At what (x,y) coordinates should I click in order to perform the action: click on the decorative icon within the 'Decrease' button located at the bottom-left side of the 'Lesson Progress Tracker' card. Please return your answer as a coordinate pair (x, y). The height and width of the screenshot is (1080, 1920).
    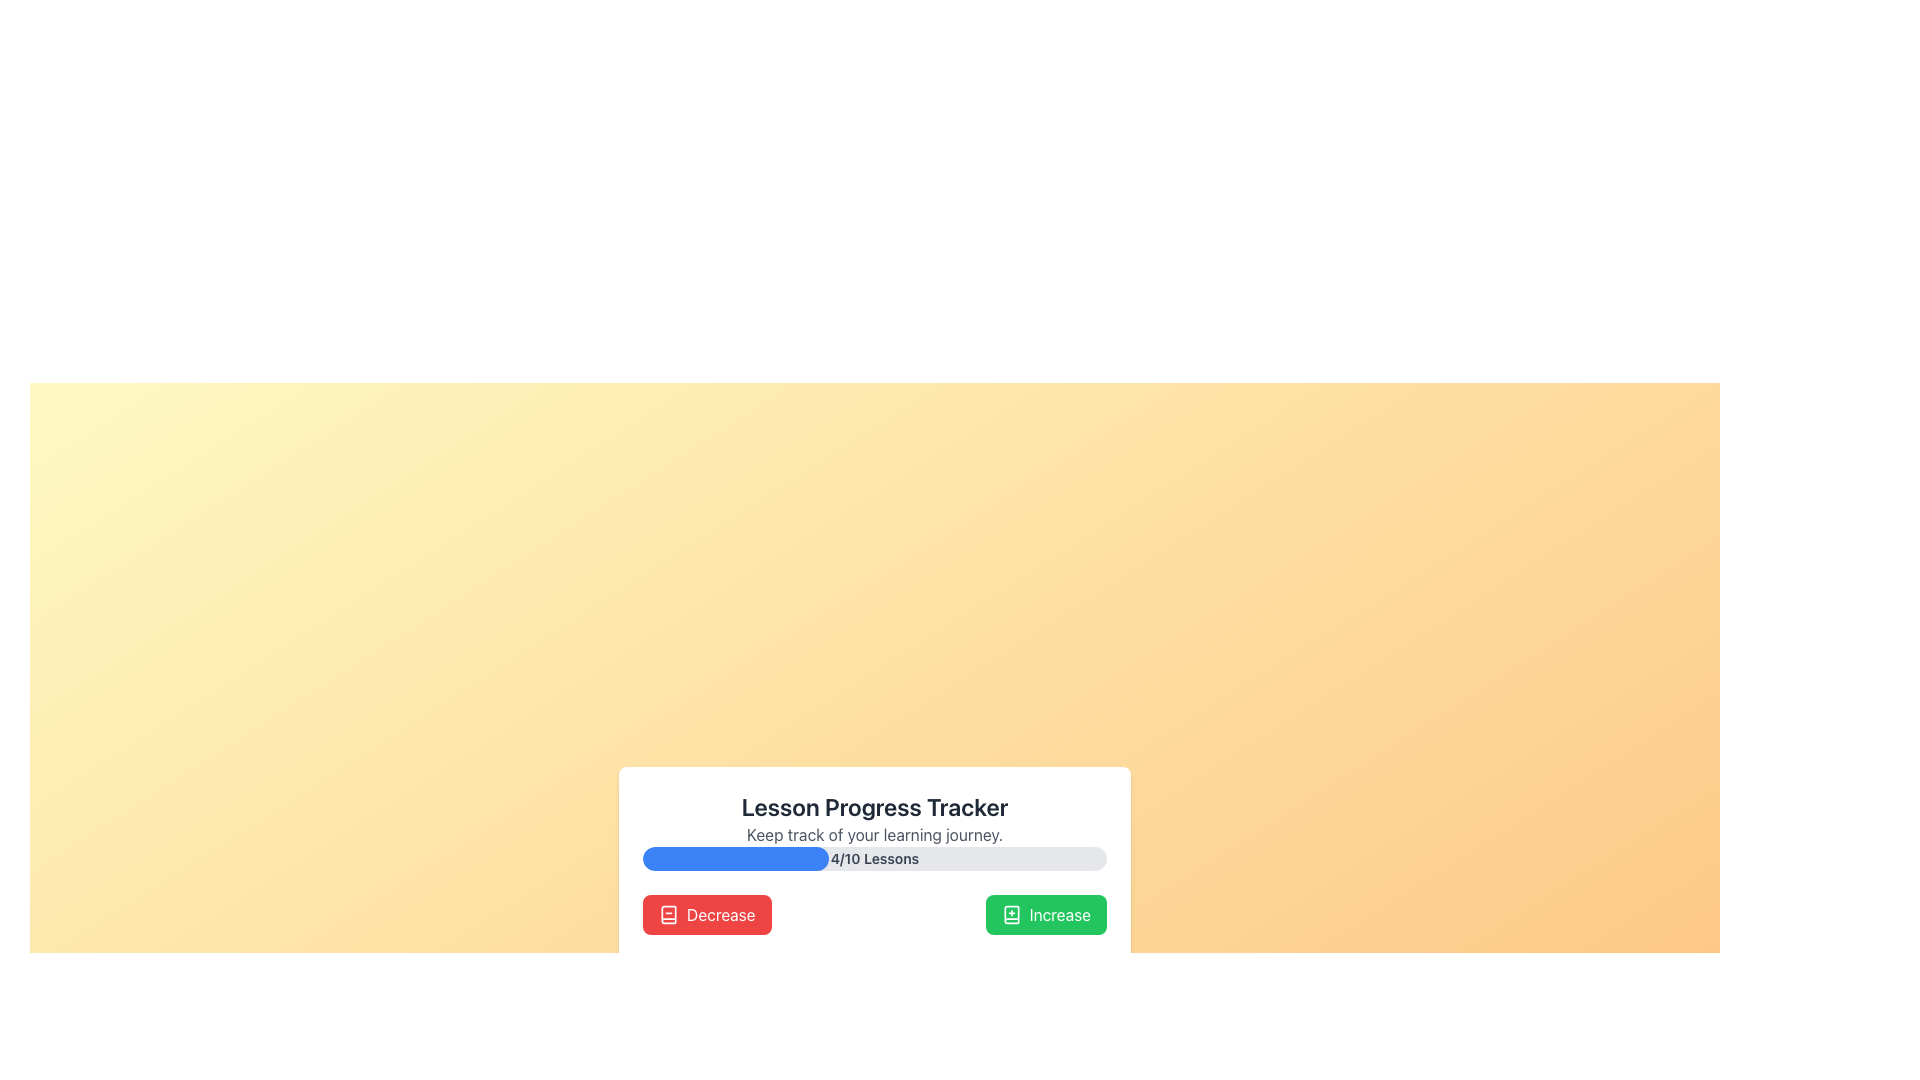
    Looking at the image, I should click on (668, 914).